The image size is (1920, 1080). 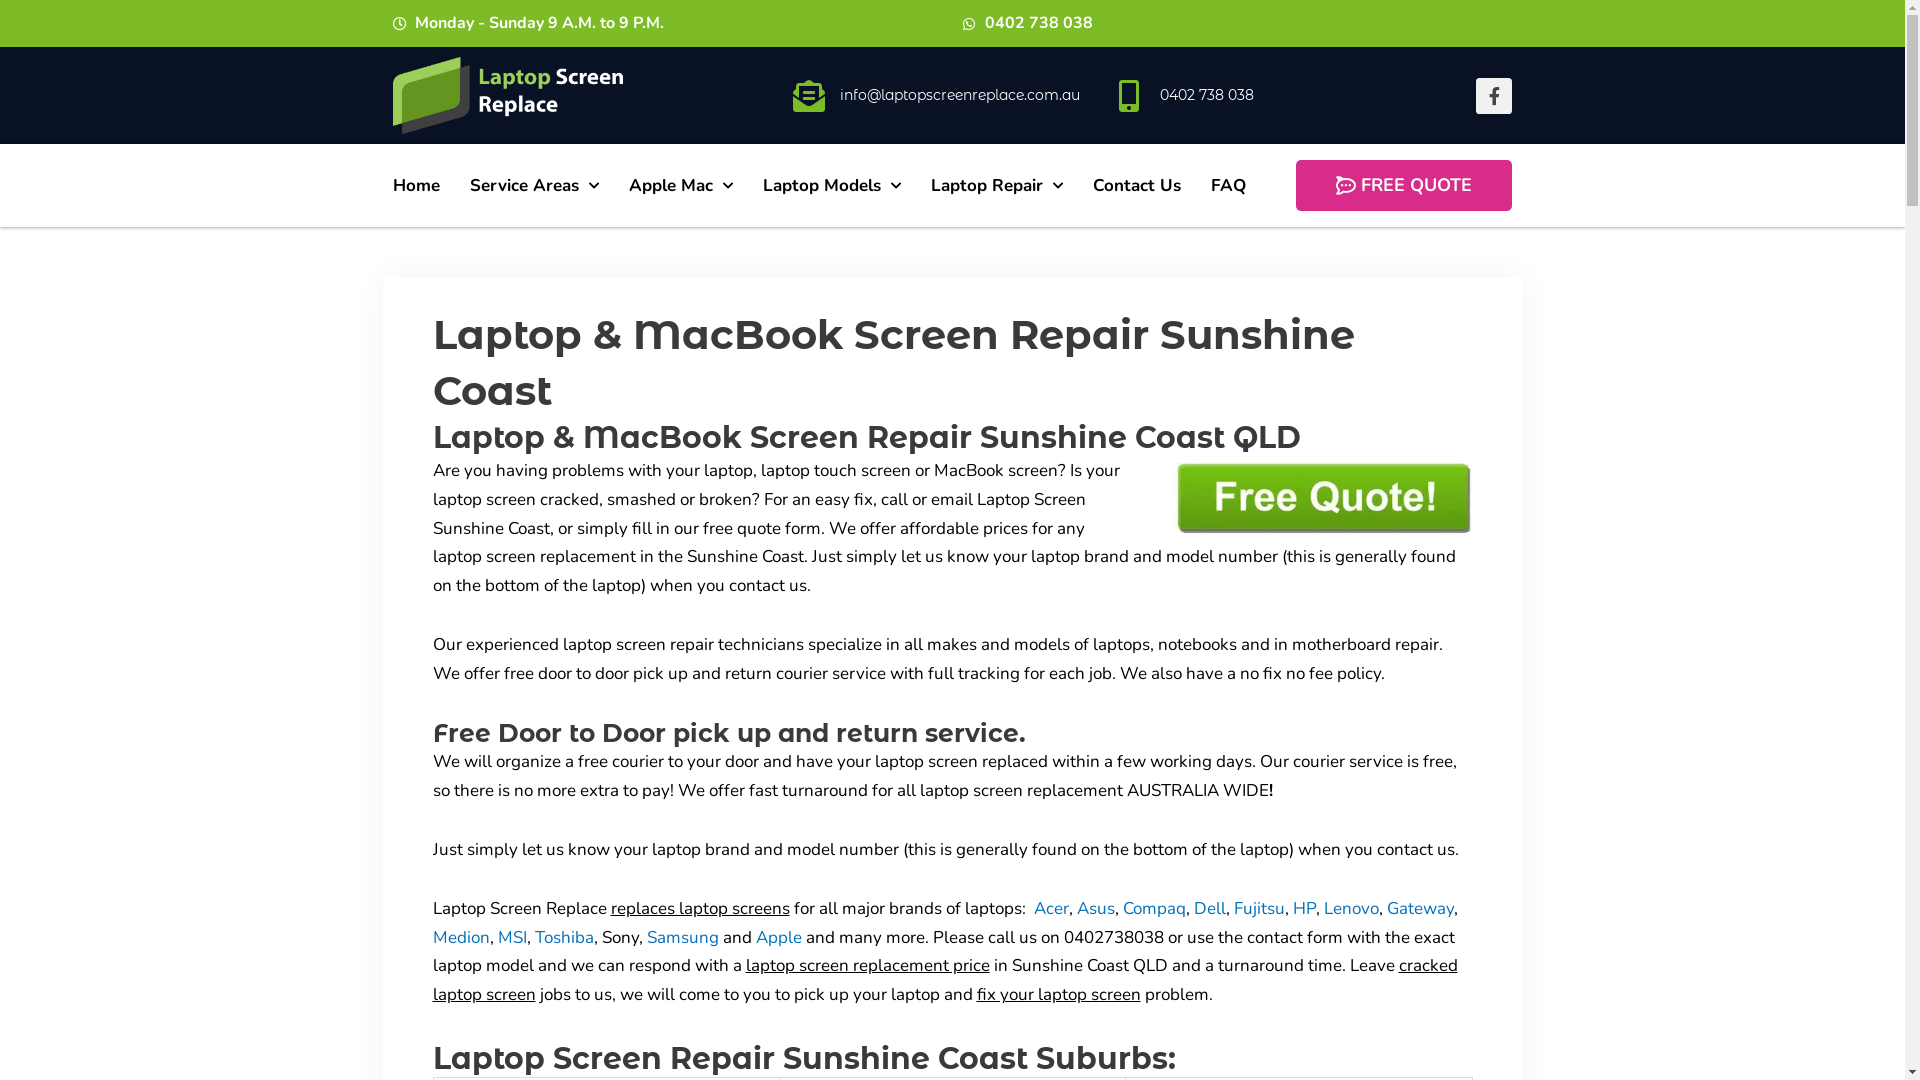 I want to click on 'Home', so click(x=414, y=185).